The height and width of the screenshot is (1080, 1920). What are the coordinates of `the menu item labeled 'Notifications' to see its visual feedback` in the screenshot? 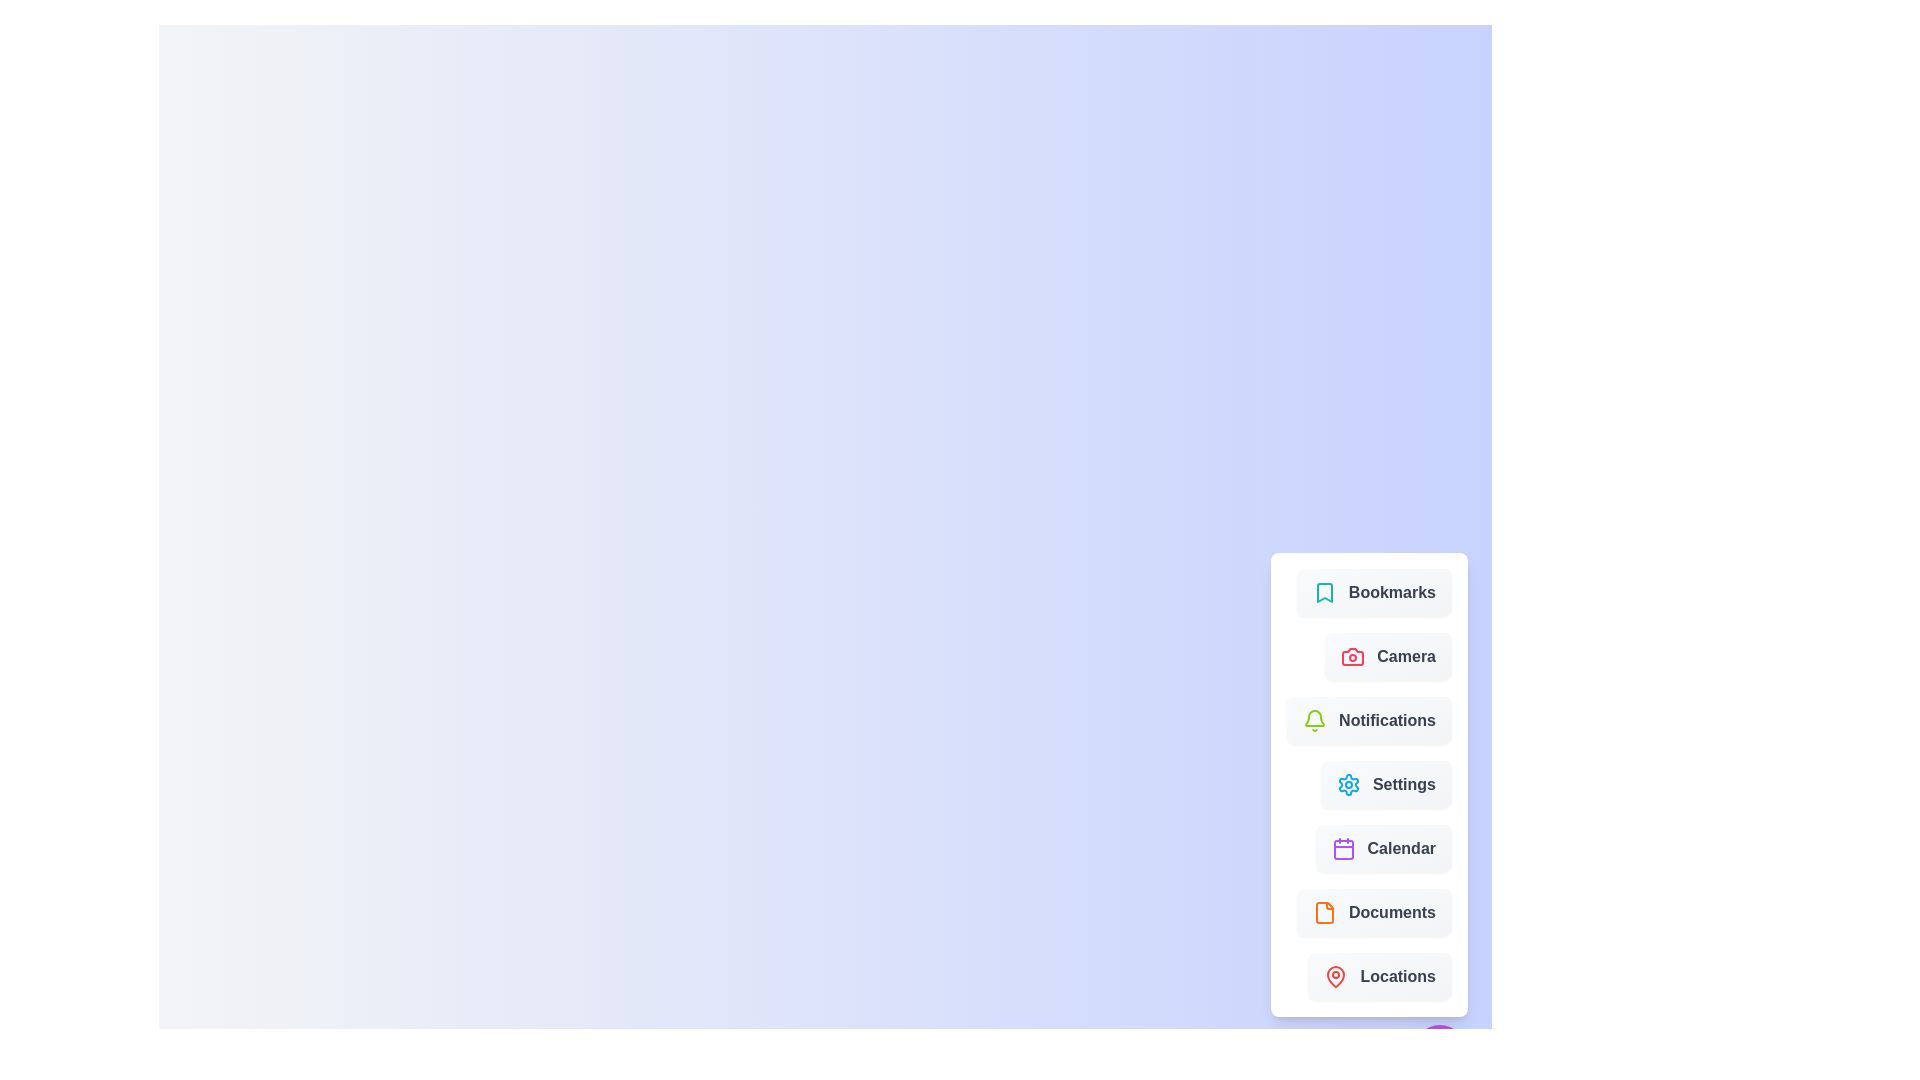 It's located at (1367, 721).